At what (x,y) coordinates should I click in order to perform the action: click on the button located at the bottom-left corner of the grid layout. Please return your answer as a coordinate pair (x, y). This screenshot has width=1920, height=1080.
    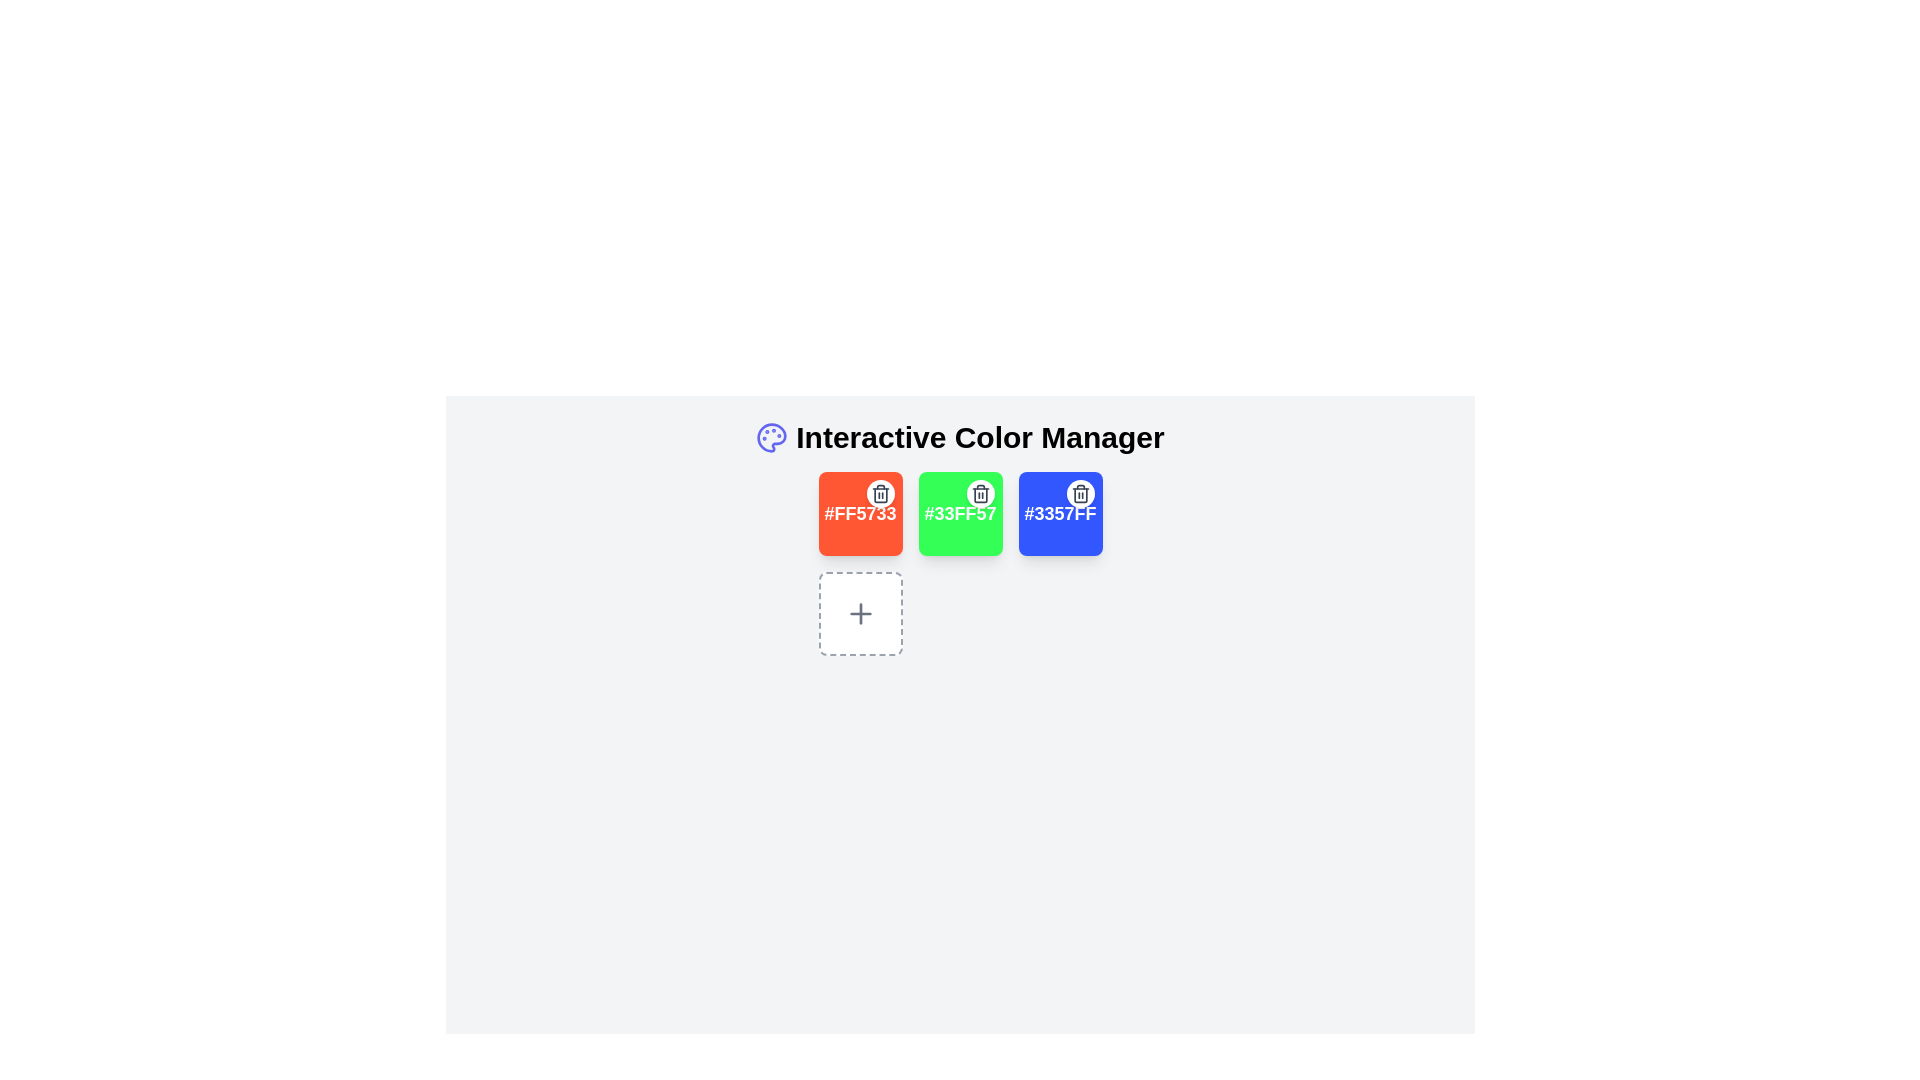
    Looking at the image, I should click on (860, 612).